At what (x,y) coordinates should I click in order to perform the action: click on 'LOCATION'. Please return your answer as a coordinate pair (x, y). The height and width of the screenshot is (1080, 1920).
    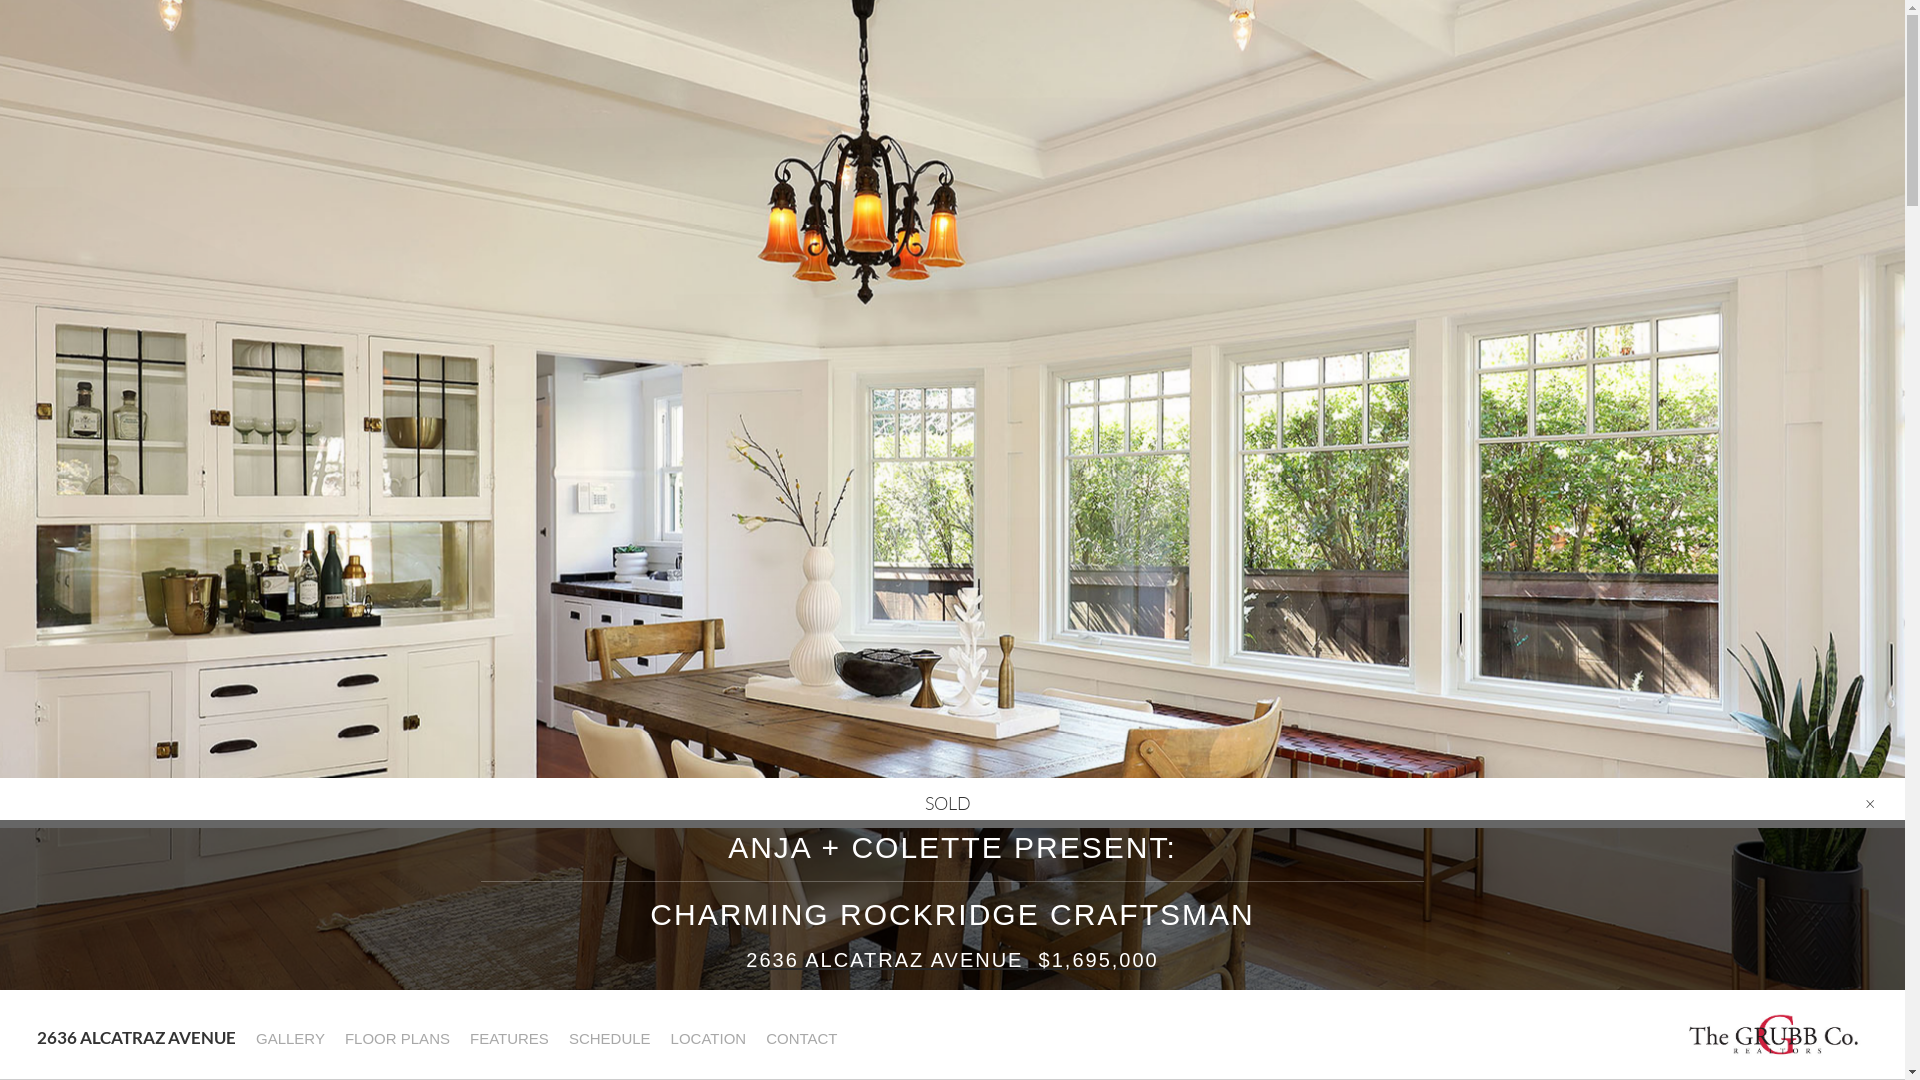
    Looking at the image, I should click on (708, 1037).